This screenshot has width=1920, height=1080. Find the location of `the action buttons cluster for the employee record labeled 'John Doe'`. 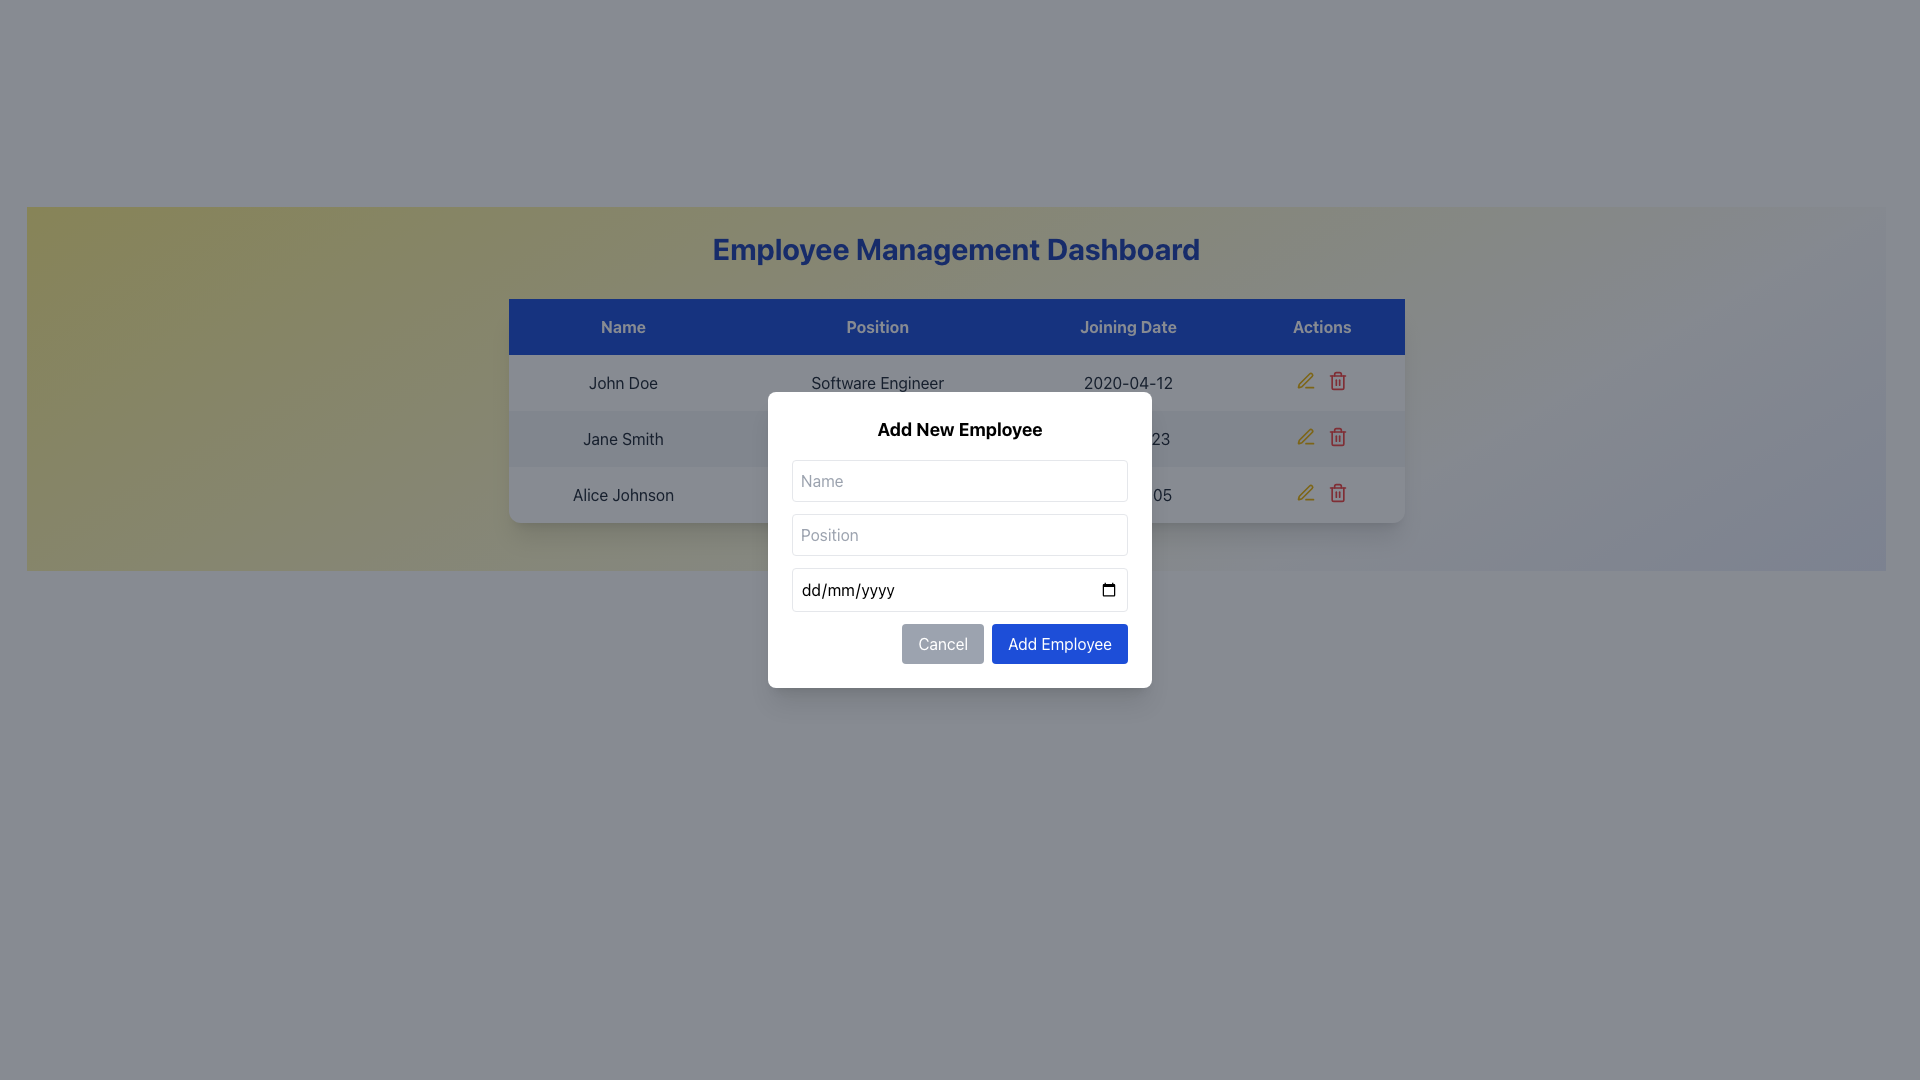

the action buttons cluster for the employee record labeled 'John Doe' is located at coordinates (1322, 381).